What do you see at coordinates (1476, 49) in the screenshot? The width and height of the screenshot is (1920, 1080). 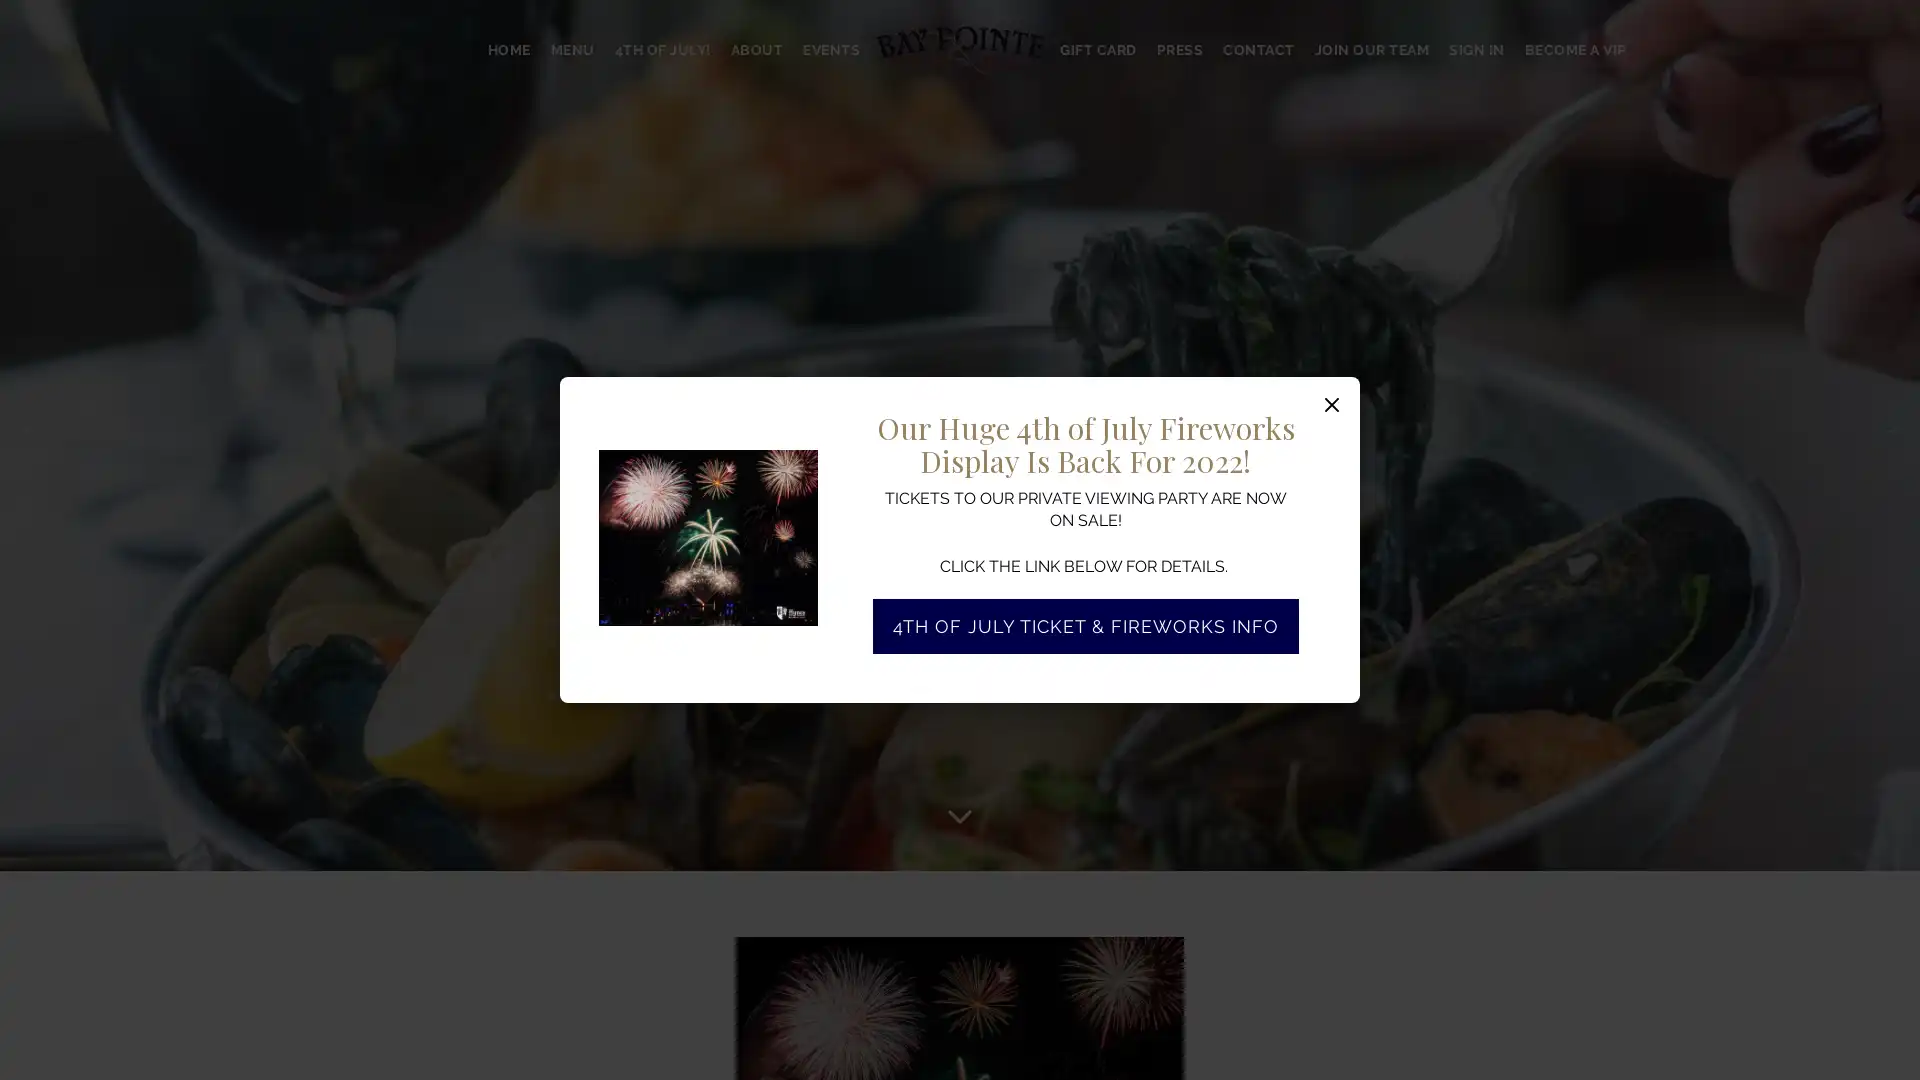 I see `SIGN IN` at bounding box center [1476, 49].